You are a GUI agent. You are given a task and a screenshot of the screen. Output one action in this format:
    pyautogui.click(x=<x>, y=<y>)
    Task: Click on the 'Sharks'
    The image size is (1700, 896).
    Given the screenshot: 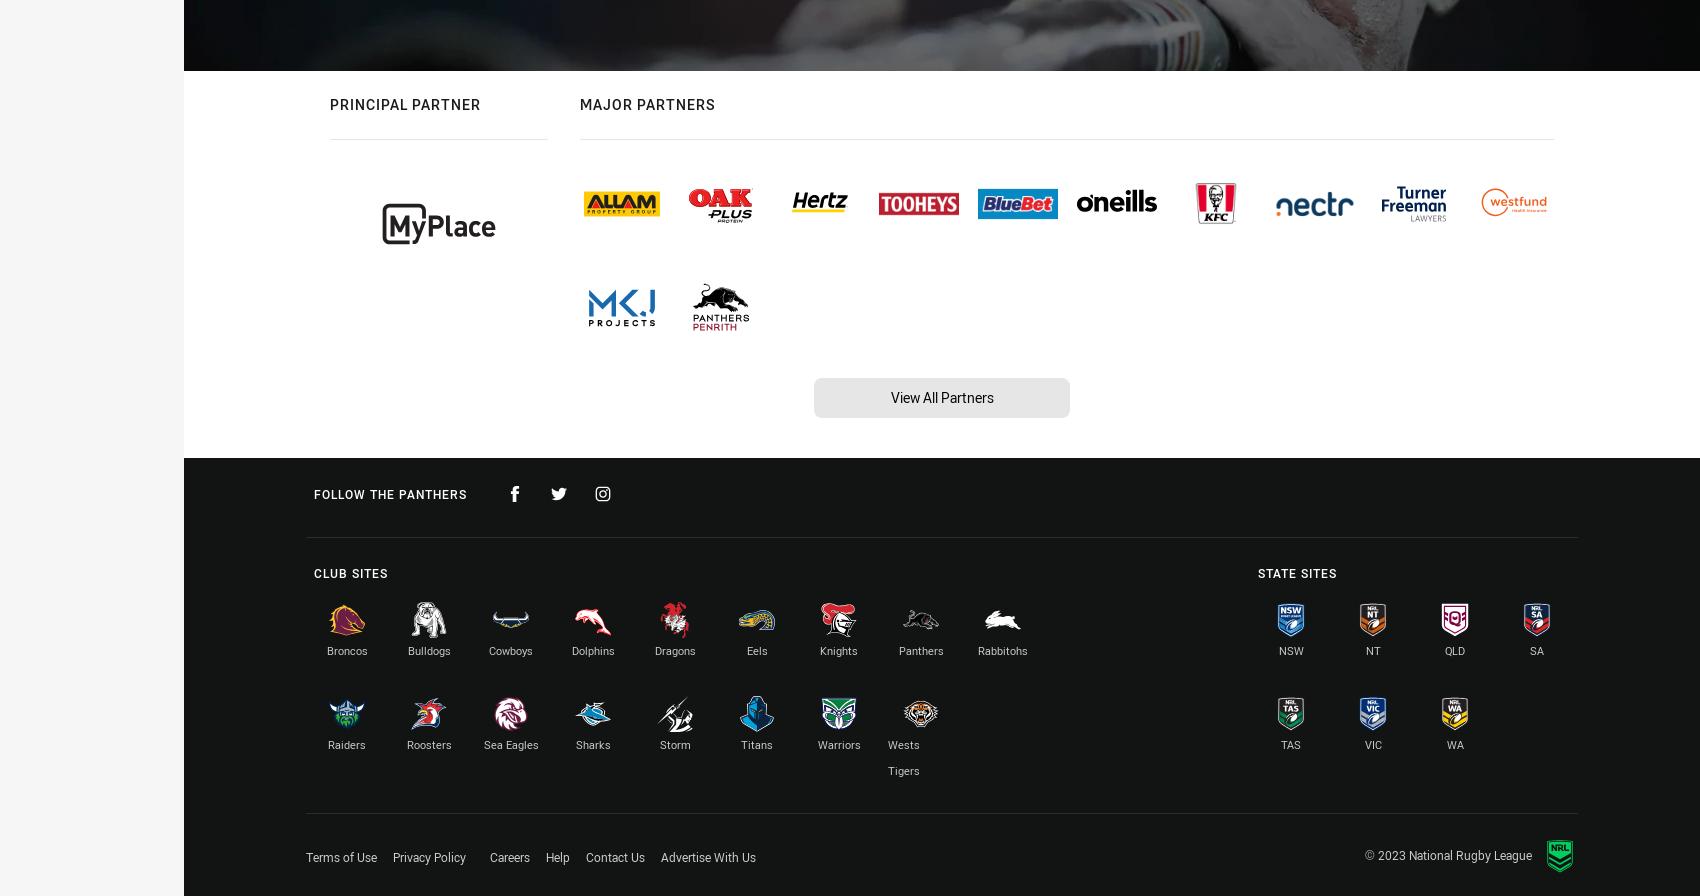 What is the action you would take?
    pyautogui.click(x=573, y=744)
    